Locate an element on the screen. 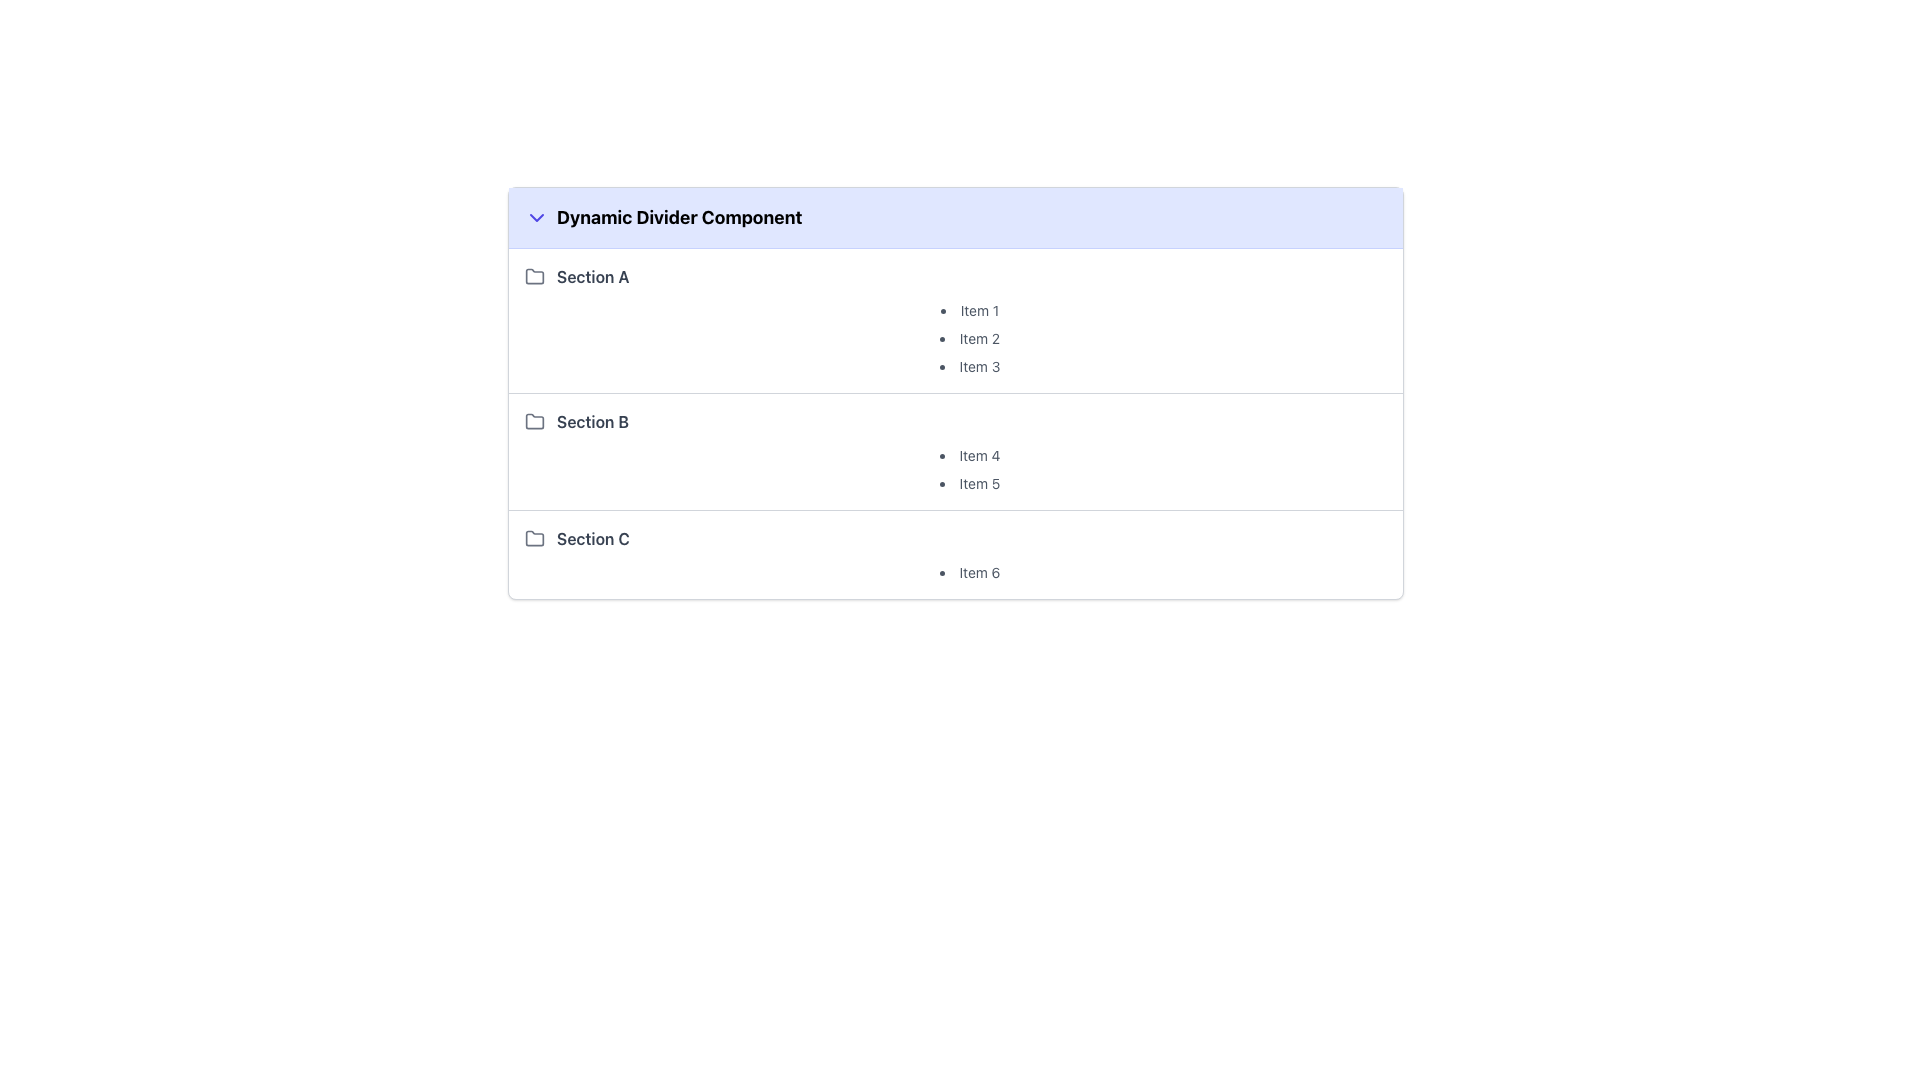  the small folder-shaped icon located at the far-left side of the row labeled 'Section C', which is styled in gray line art is located at coordinates (534, 538).